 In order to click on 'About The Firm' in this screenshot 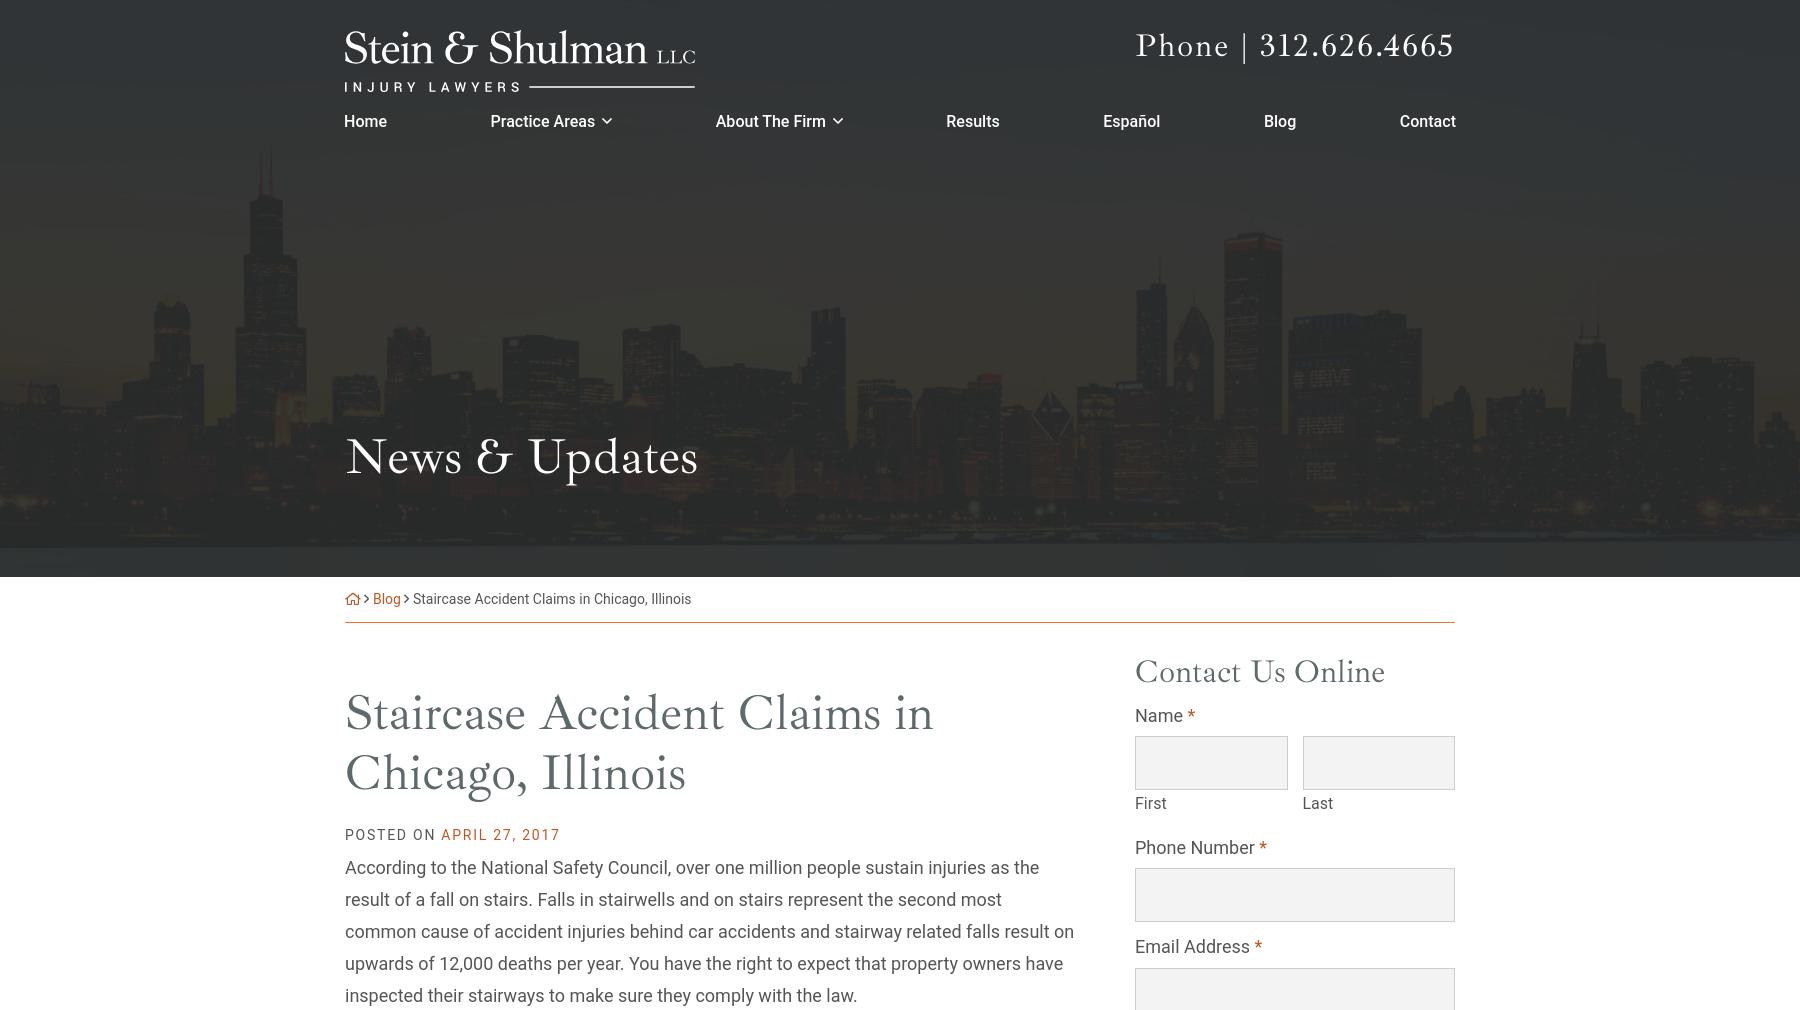, I will do `click(713, 115)`.